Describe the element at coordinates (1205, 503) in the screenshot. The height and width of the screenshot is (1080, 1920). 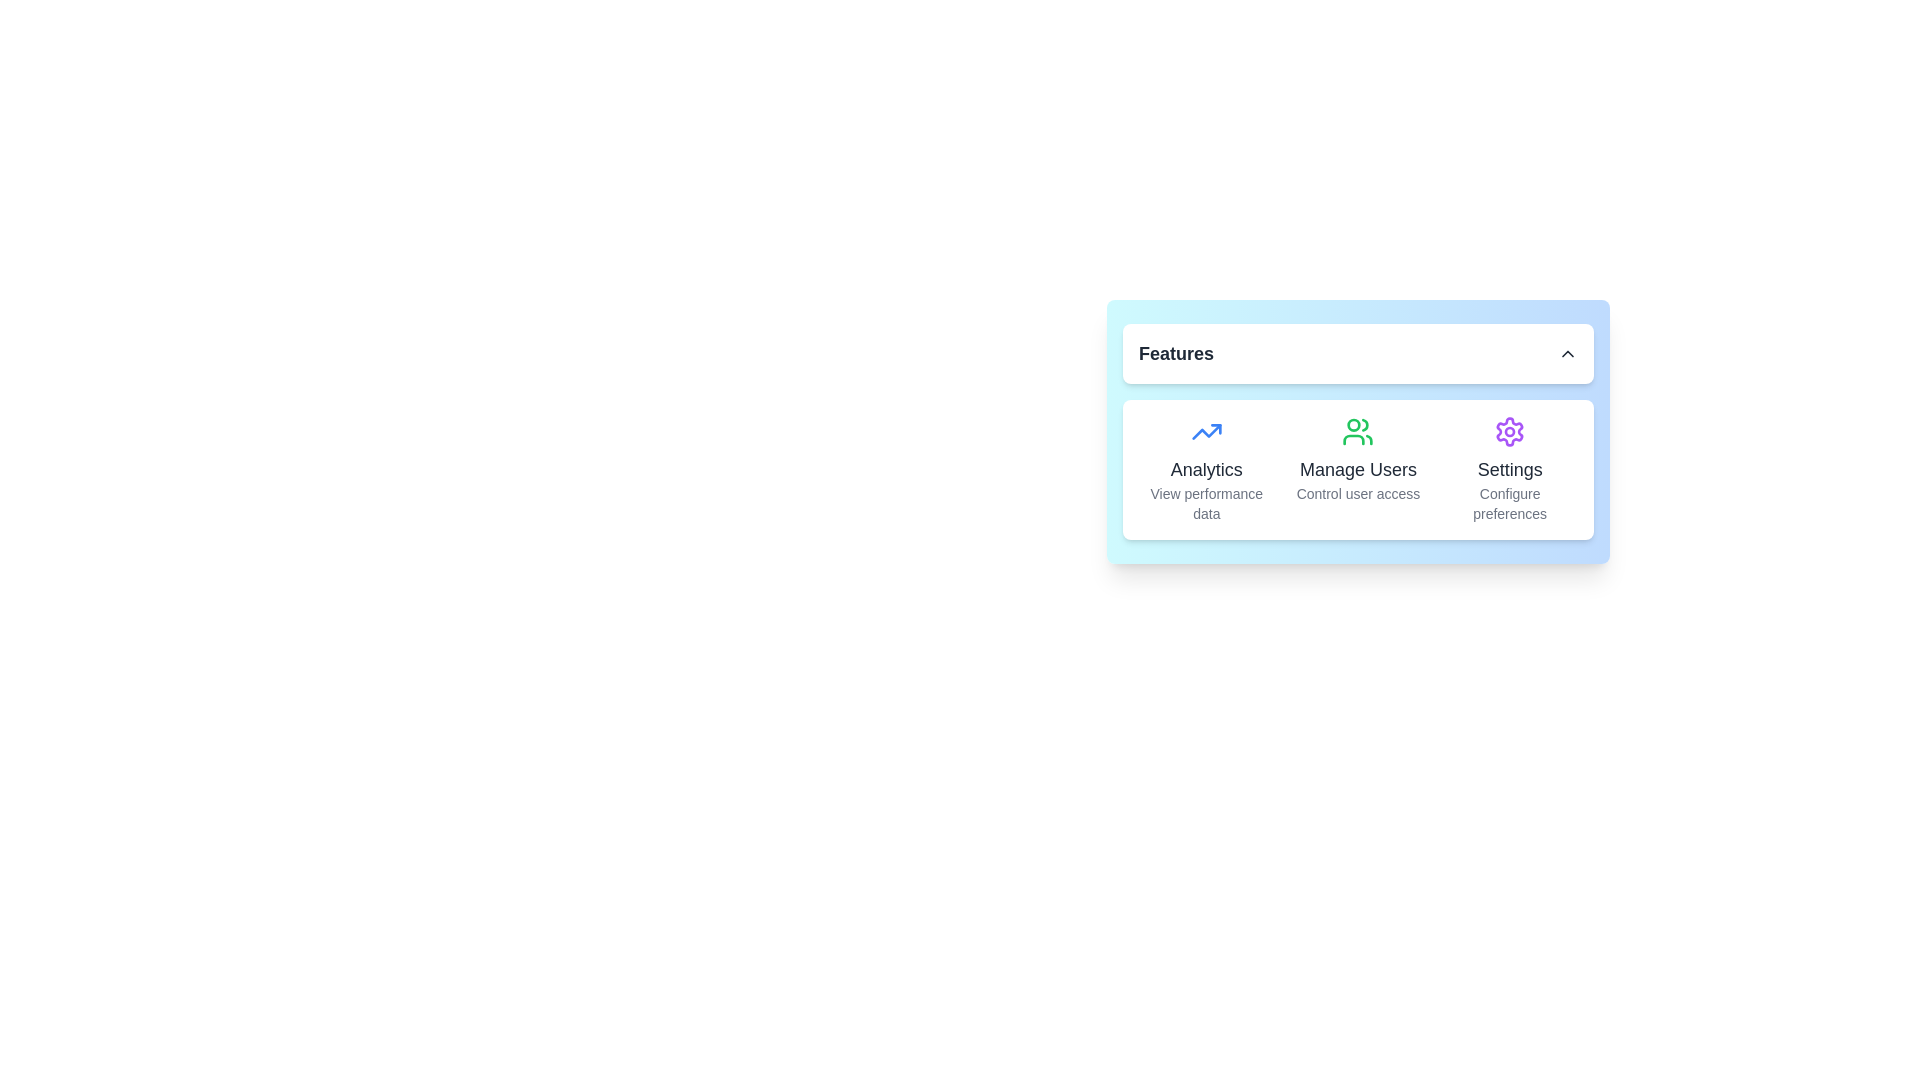
I see `the static text element that provides additional context related to the 'Analytics' card, located at the bottom section of the card and centered below the label text` at that location.